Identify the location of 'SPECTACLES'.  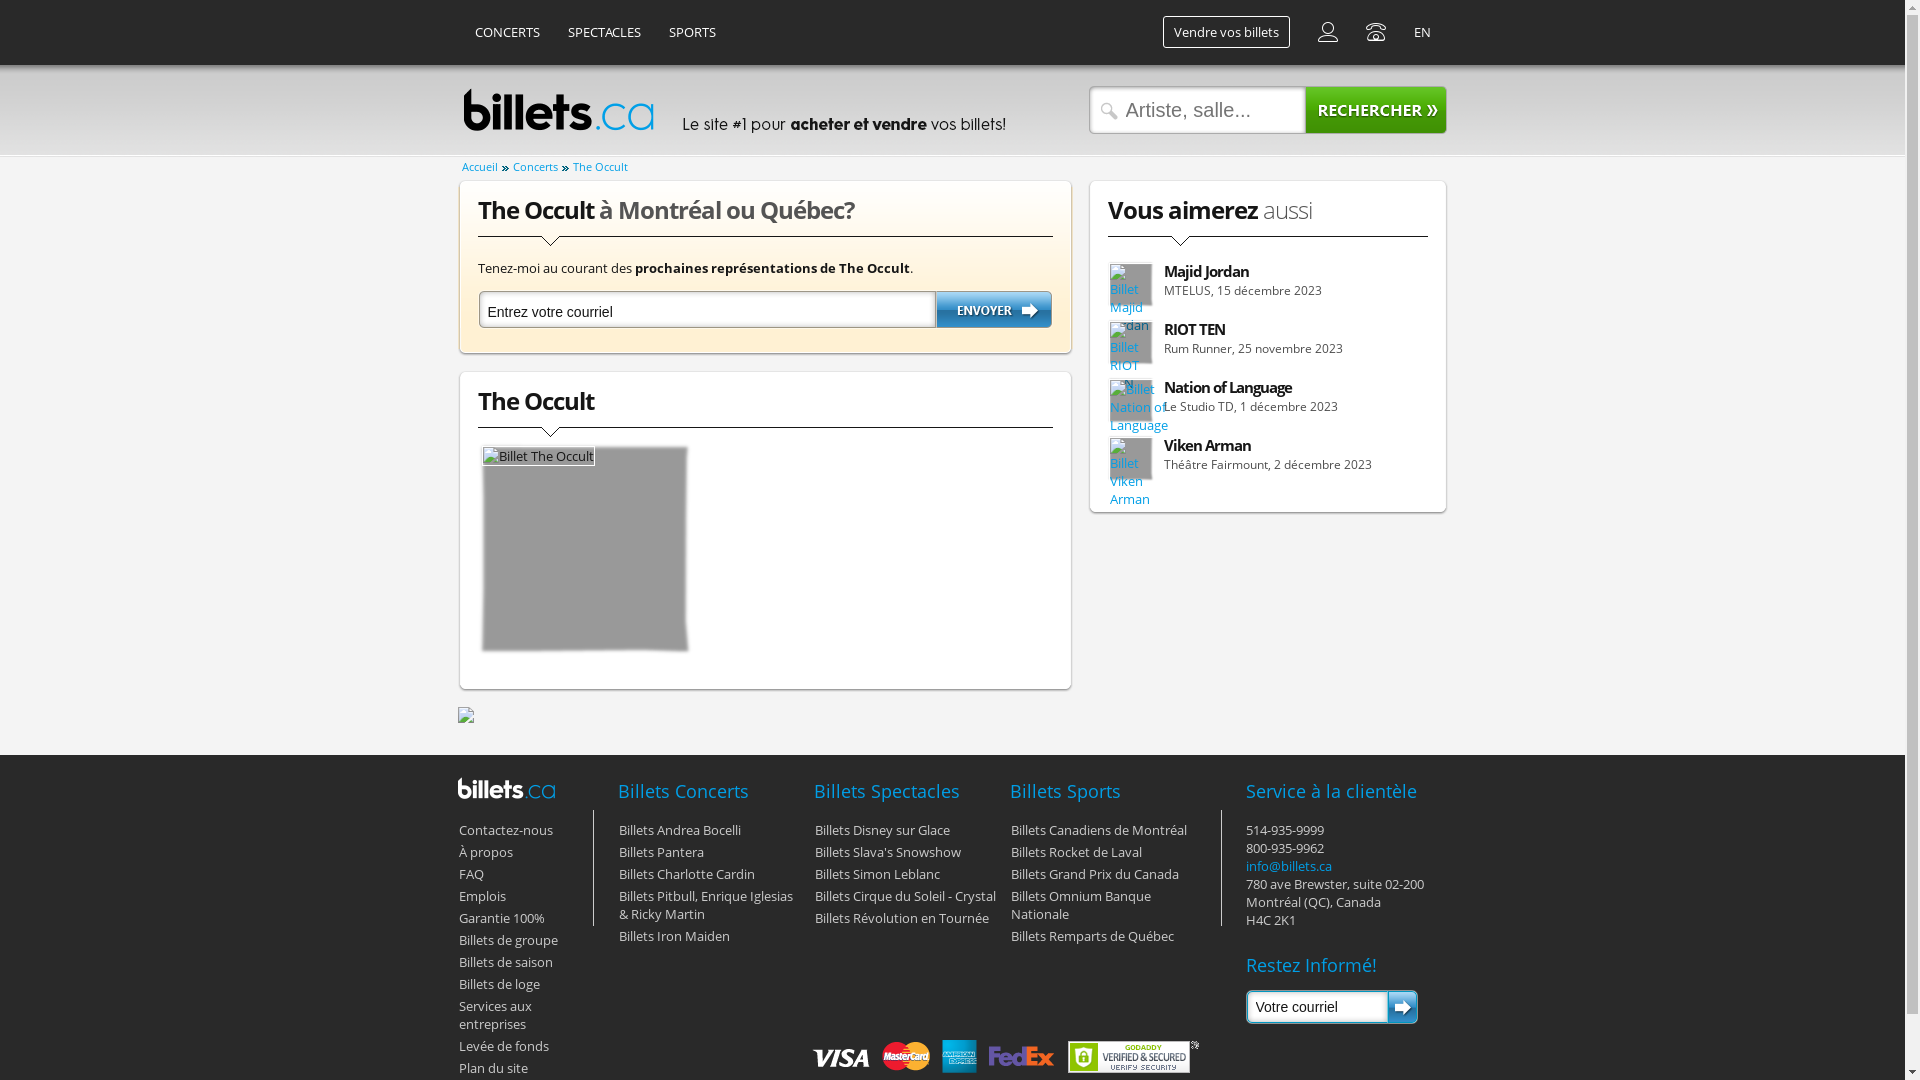
(602, 31).